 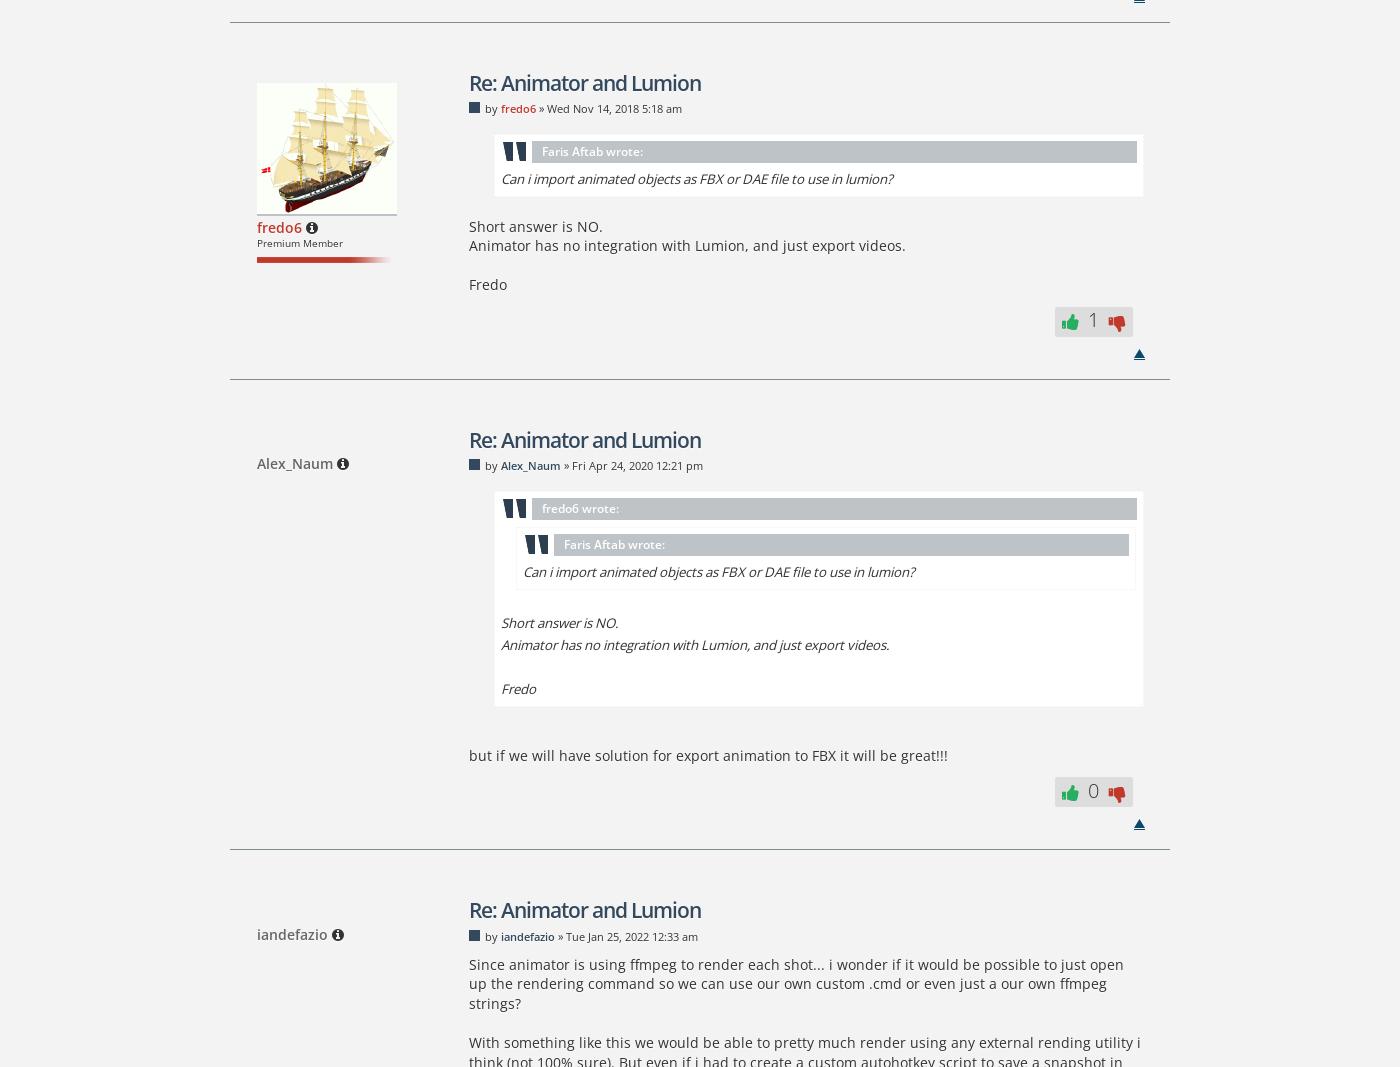 What do you see at coordinates (630, 464) in the screenshot?
I see `'» Fri Apr 24, 2020 12:21 pm'` at bounding box center [630, 464].